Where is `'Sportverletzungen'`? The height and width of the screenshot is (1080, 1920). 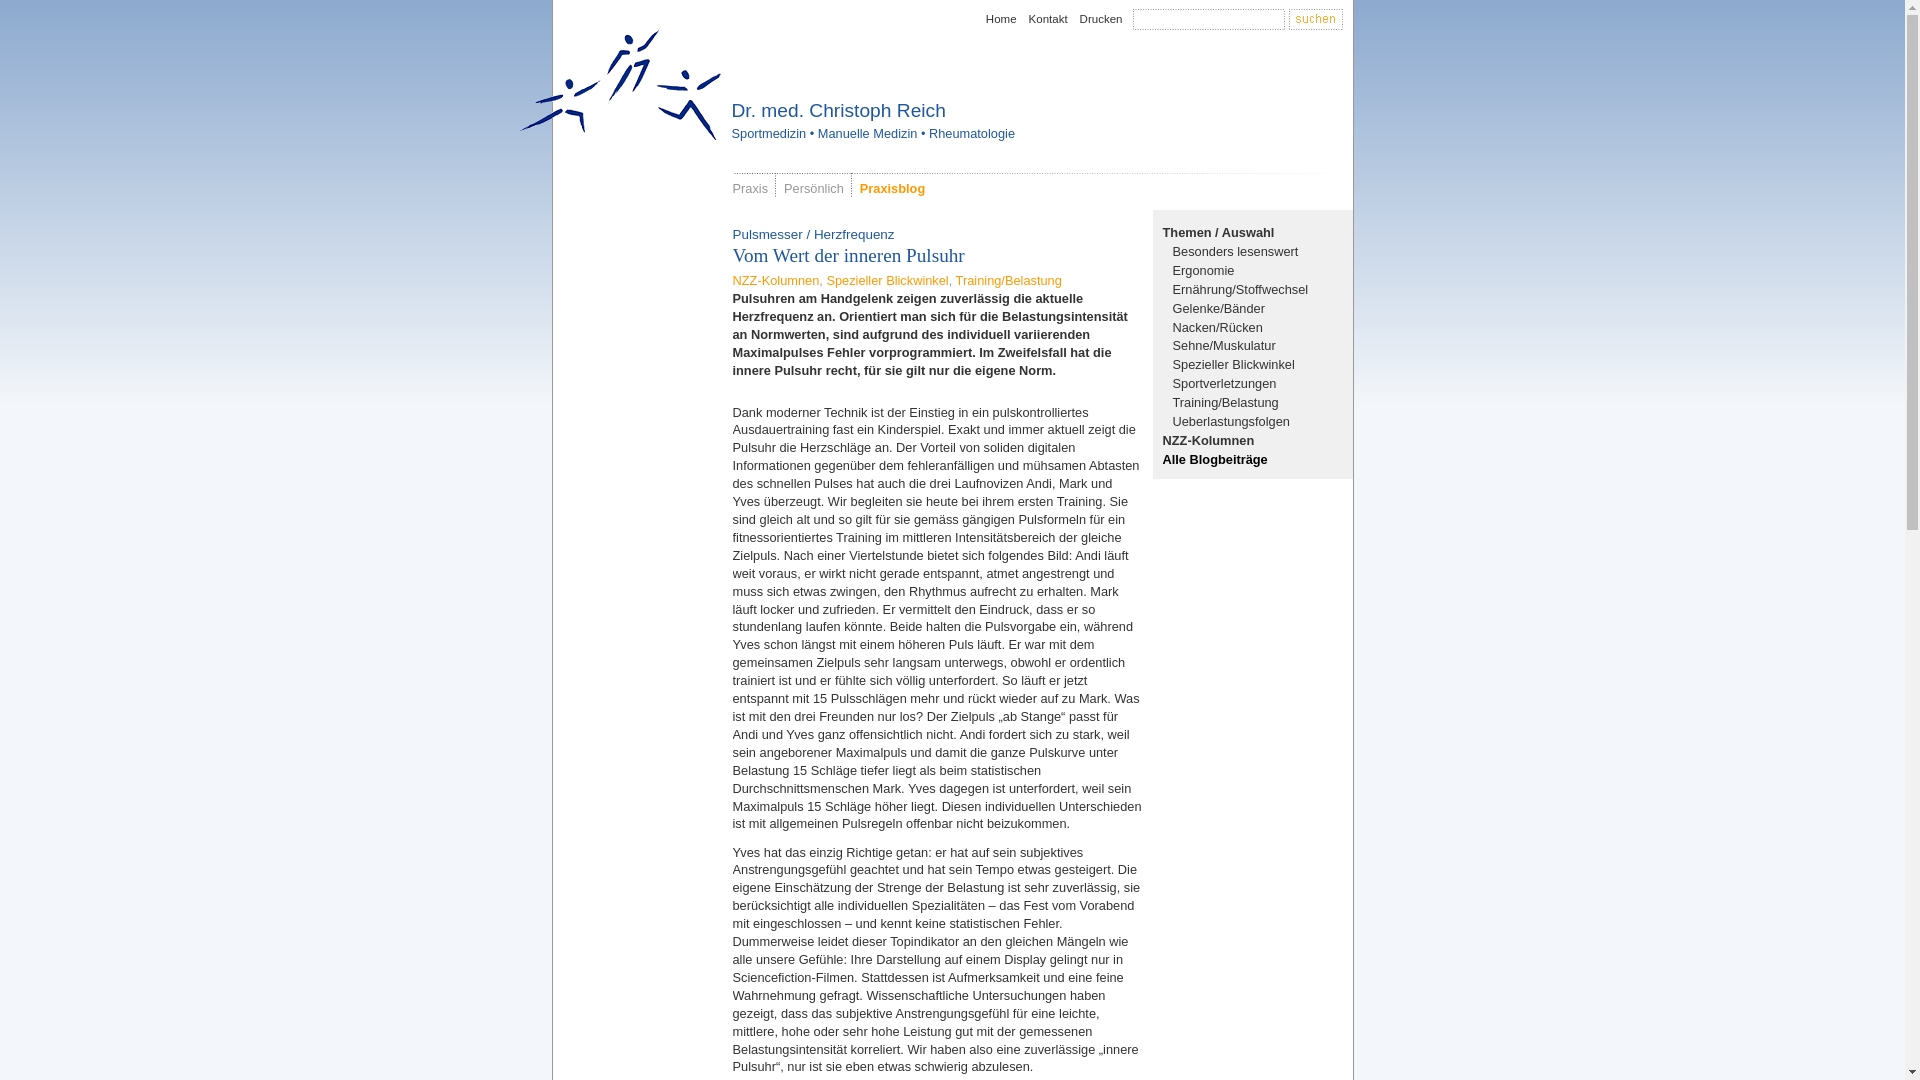
'Sportverletzungen' is located at coordinates (1223, 383).